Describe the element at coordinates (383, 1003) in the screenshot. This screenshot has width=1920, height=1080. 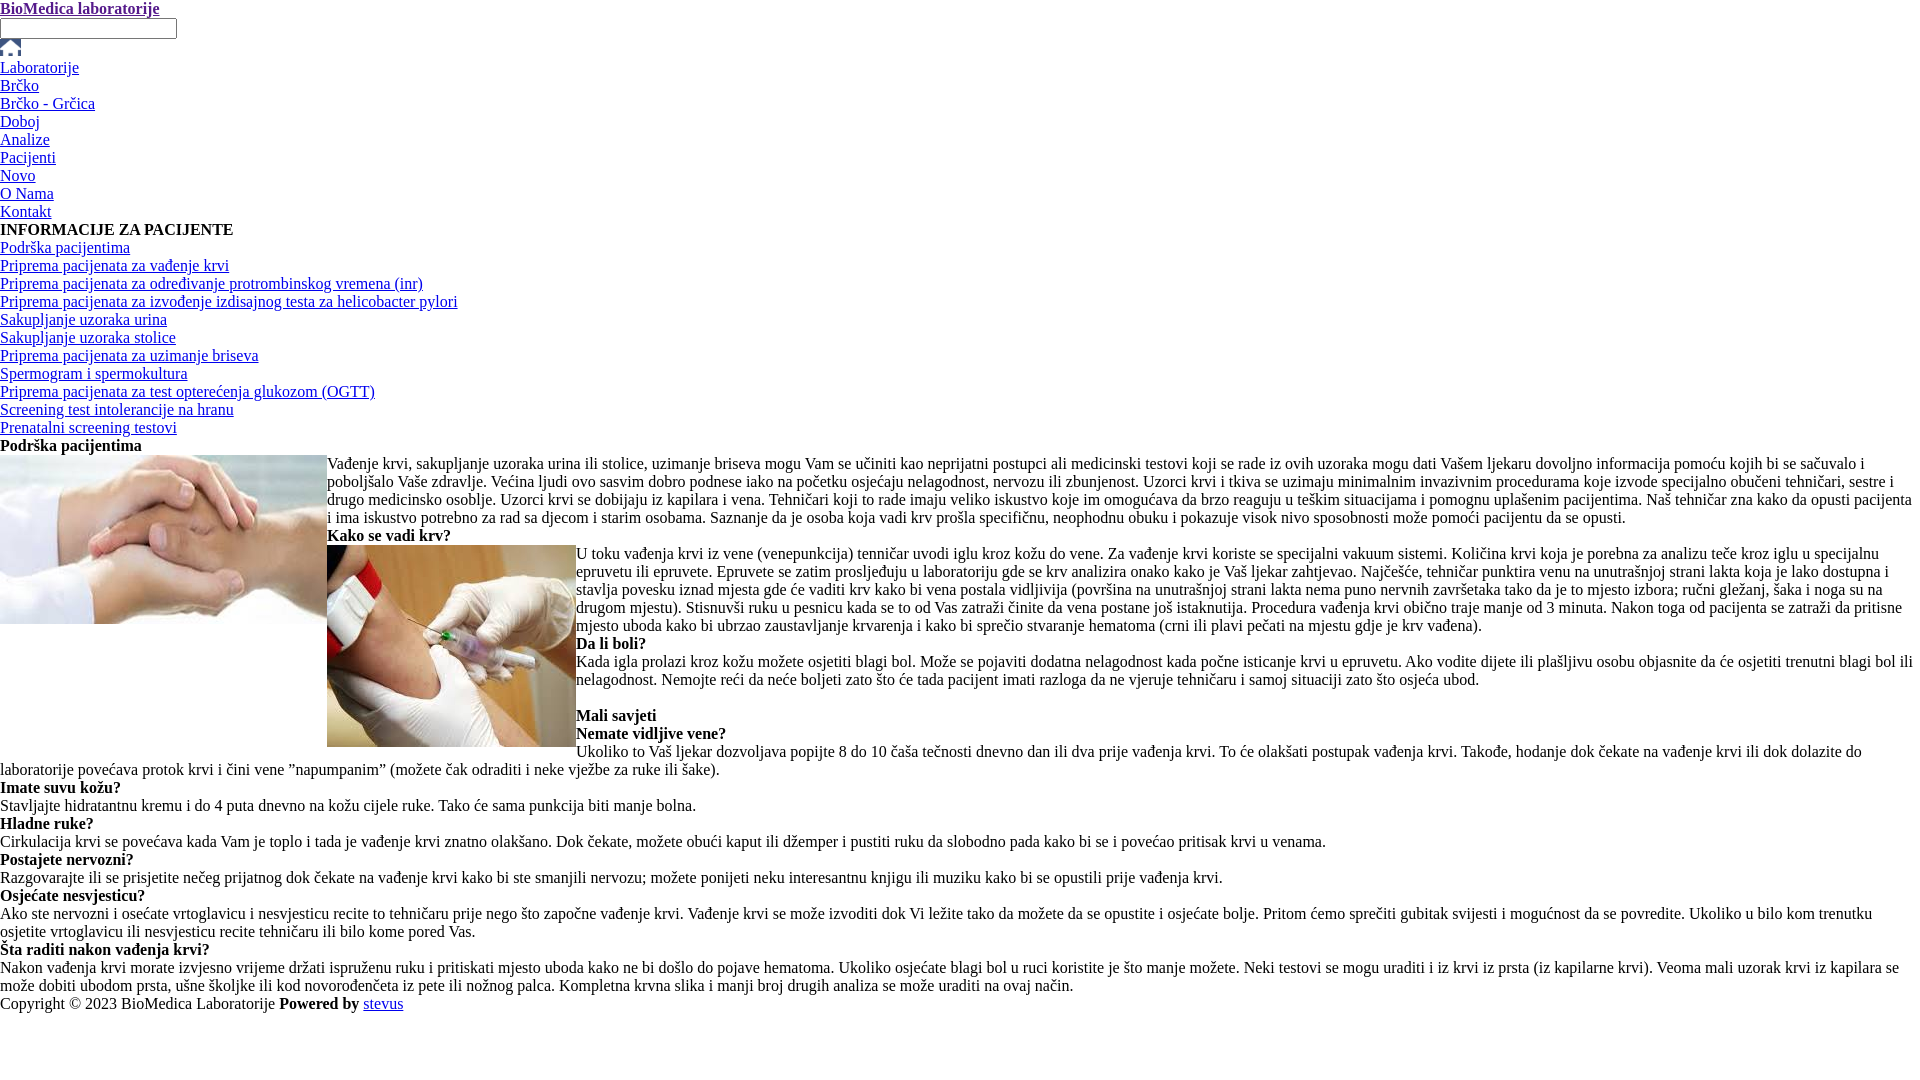
I see `'stevus'` at that location.